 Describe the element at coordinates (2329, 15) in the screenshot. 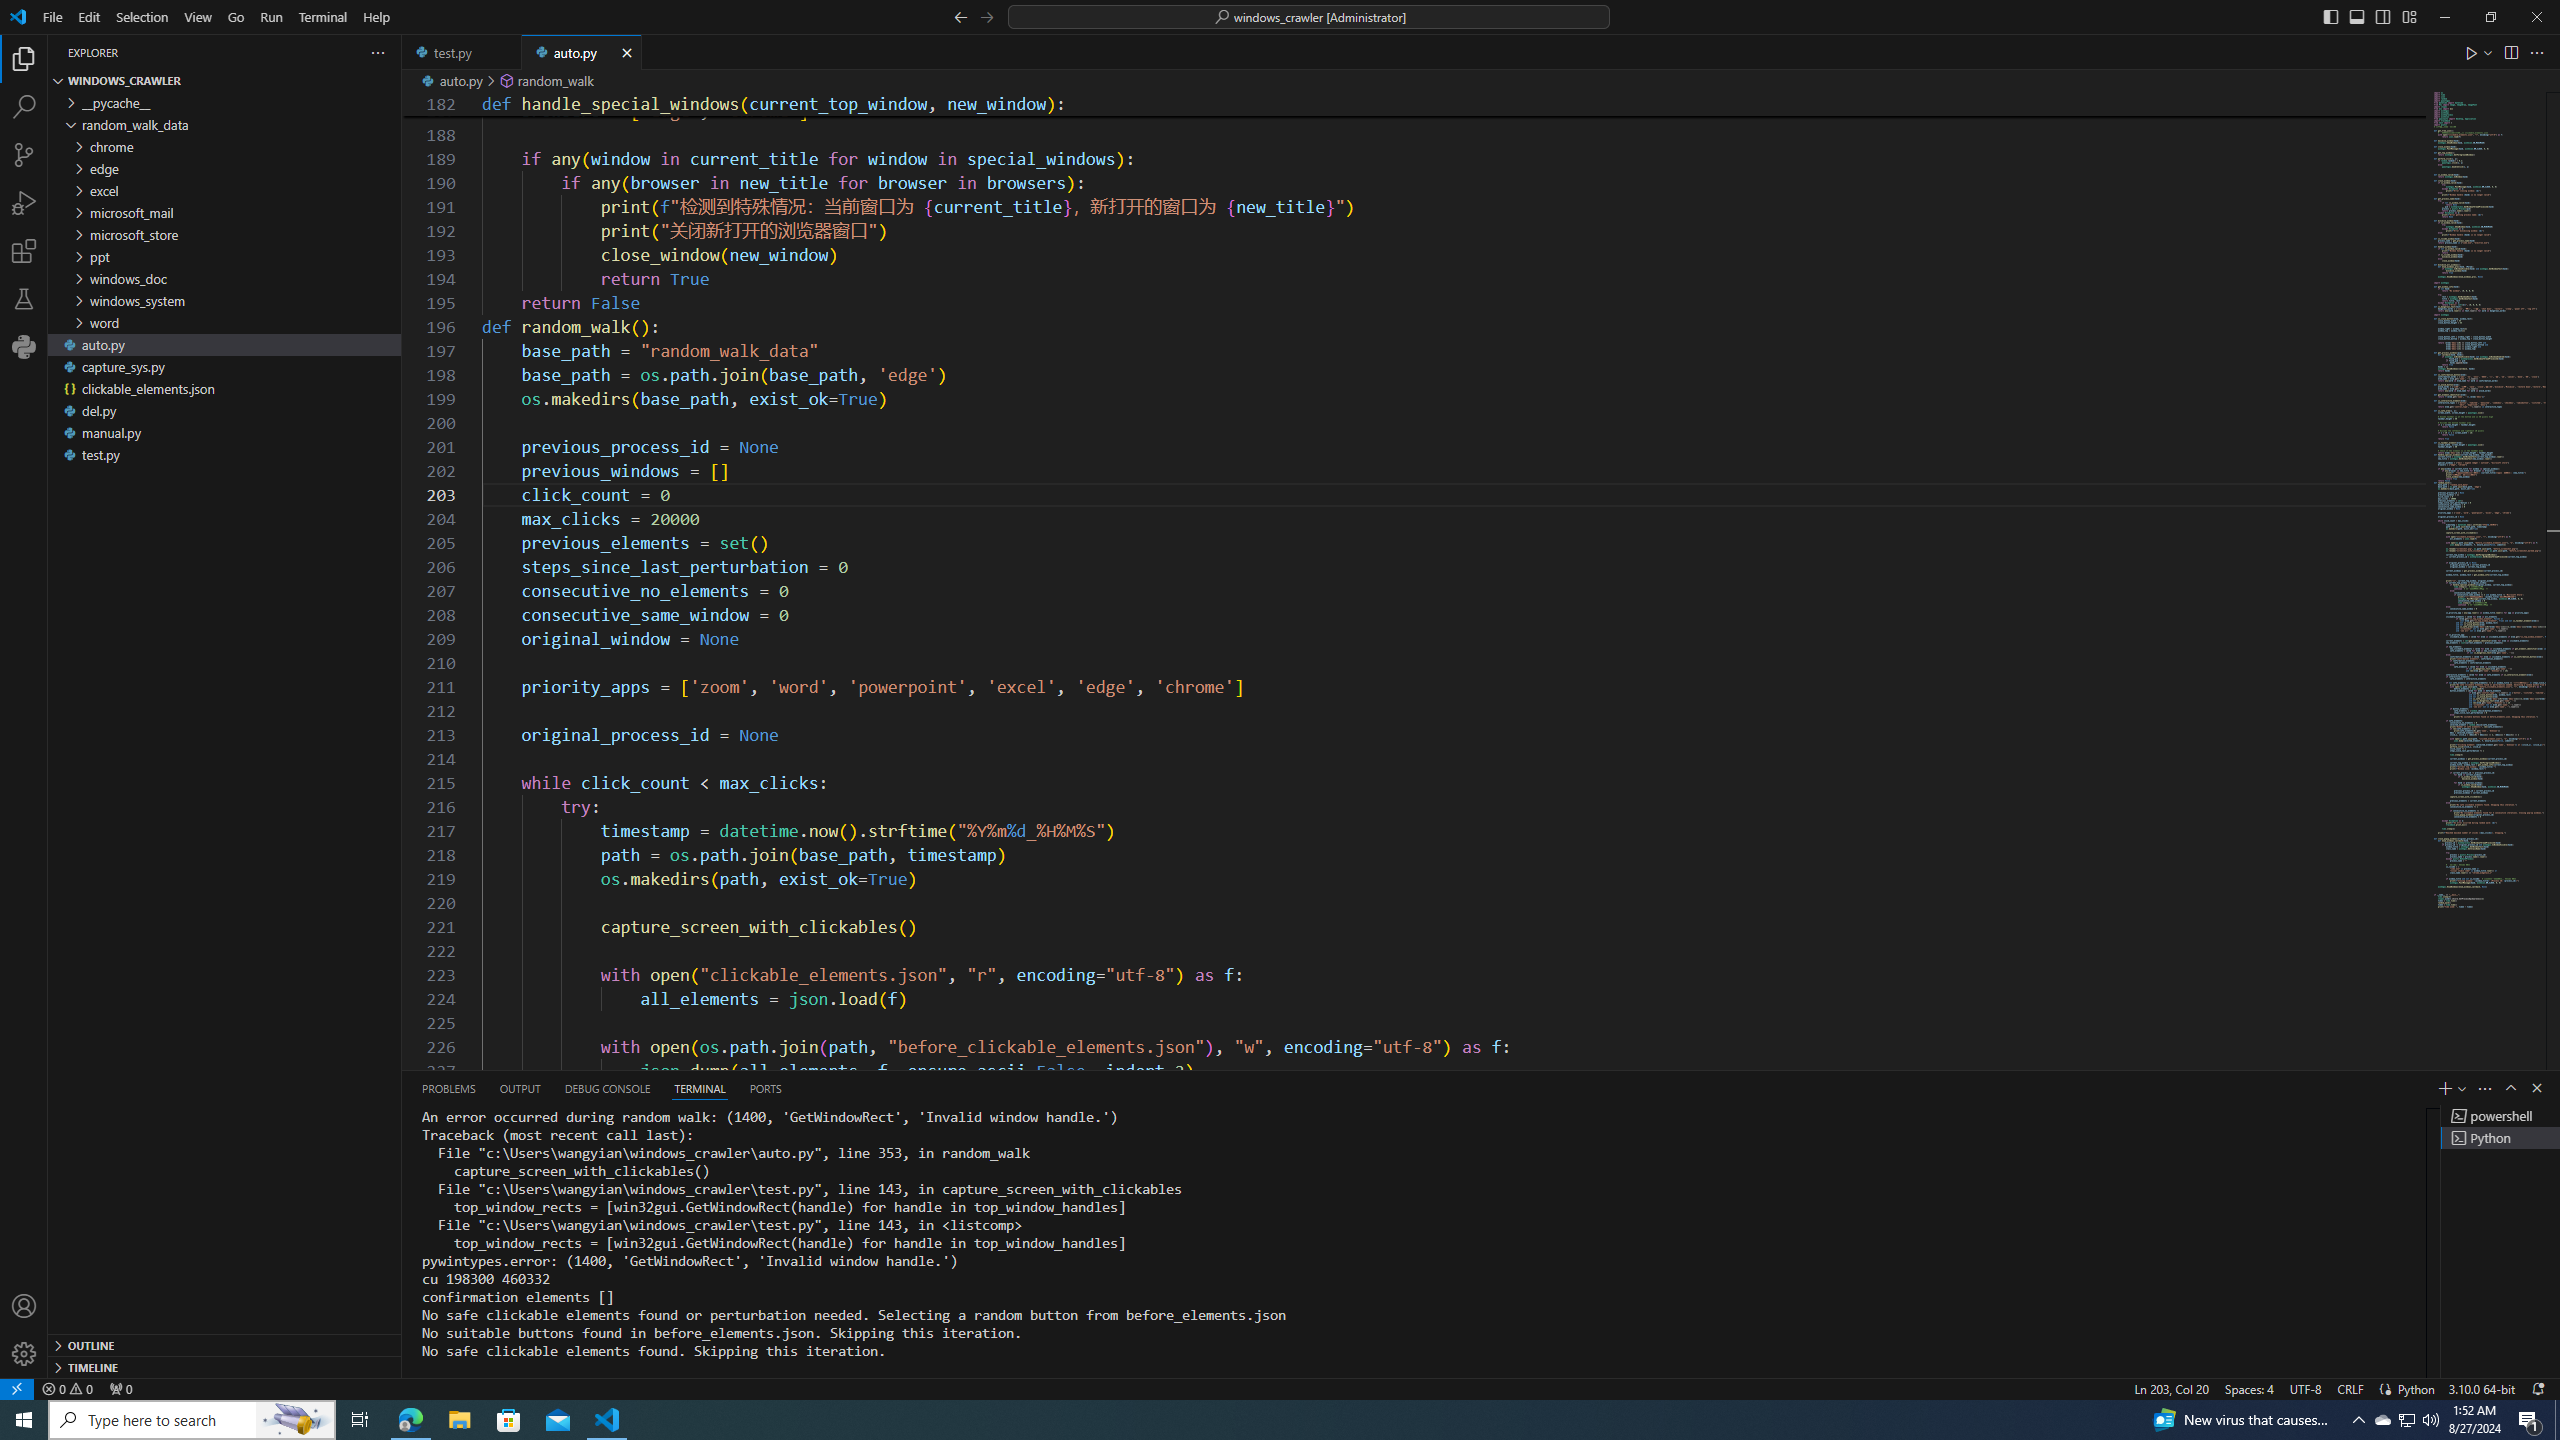

I see `'Toggle Primary Side Bar (Ctrl+B)'` at that location.